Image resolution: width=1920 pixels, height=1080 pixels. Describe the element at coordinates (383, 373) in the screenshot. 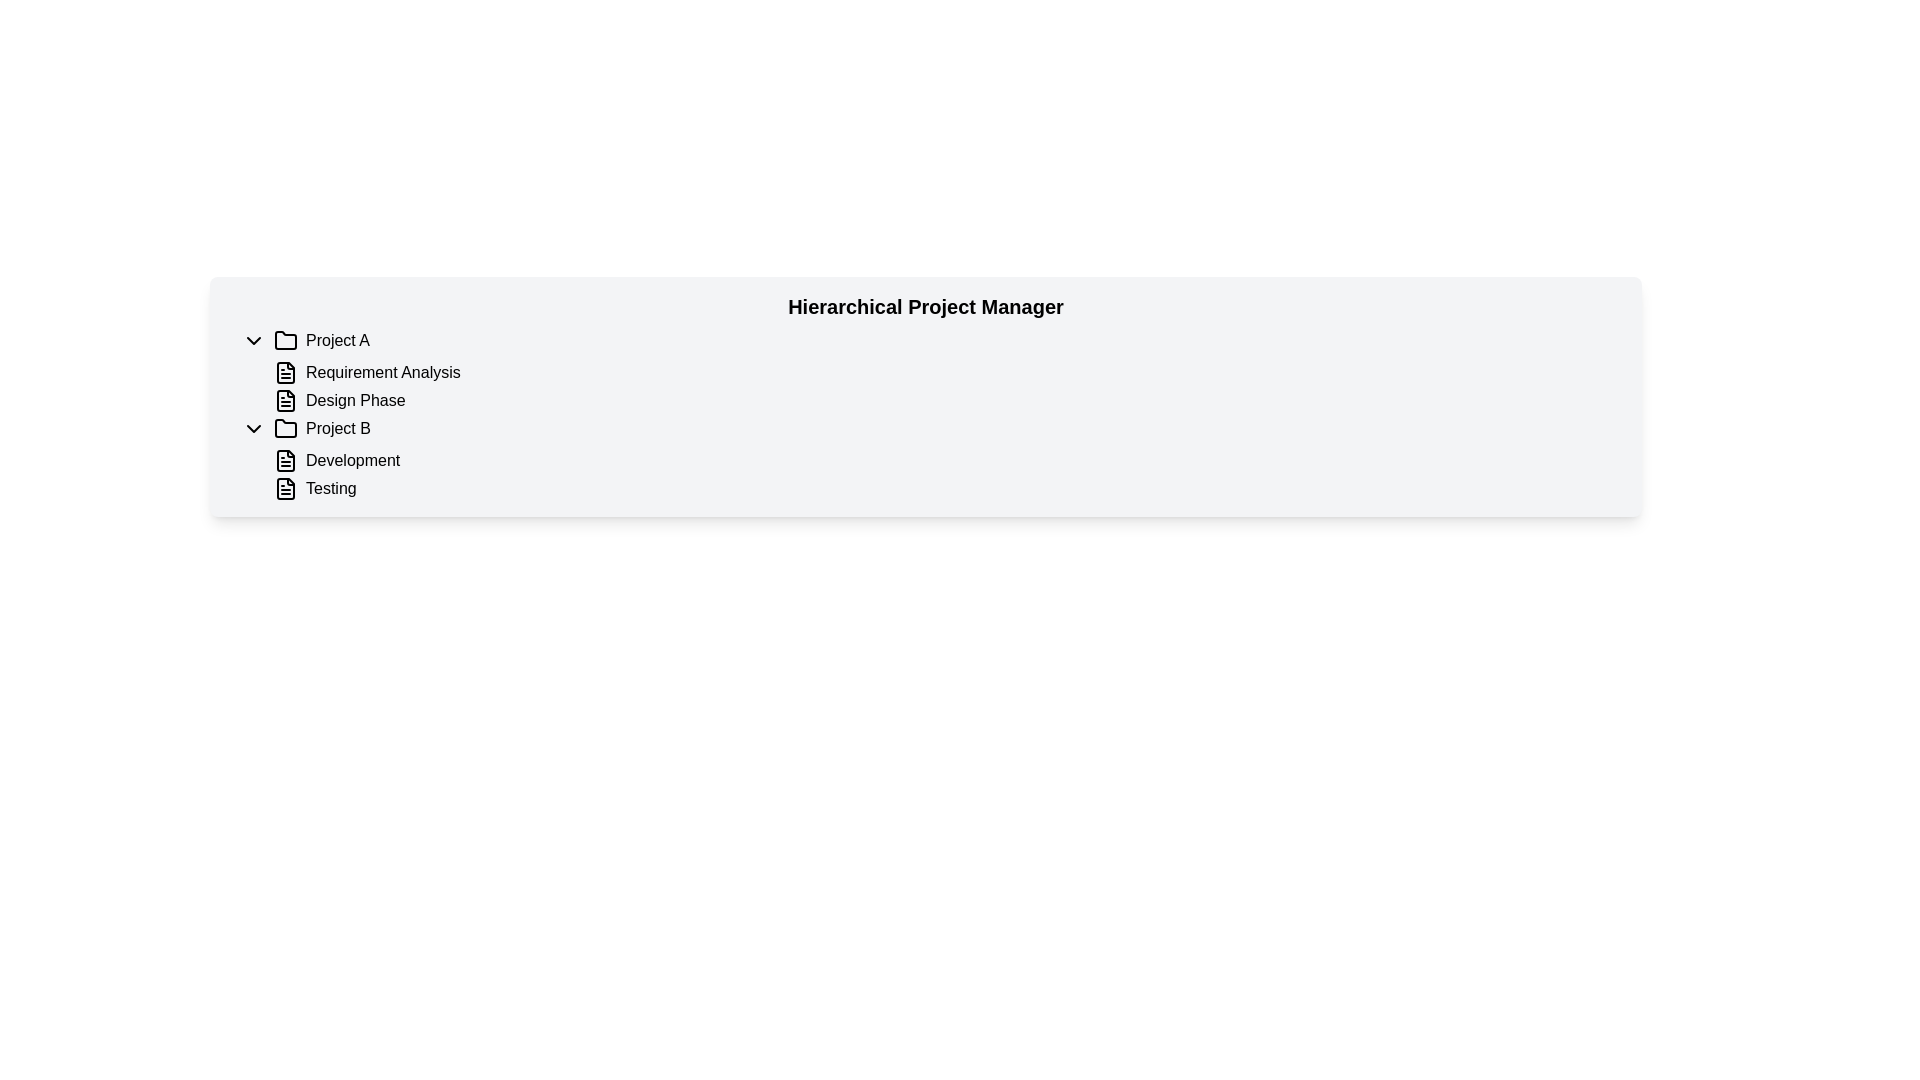

I see `text from the label displaying 'Requirement Analysis' which is part of the 'Project A' section and is aligned with other project items` at that location.